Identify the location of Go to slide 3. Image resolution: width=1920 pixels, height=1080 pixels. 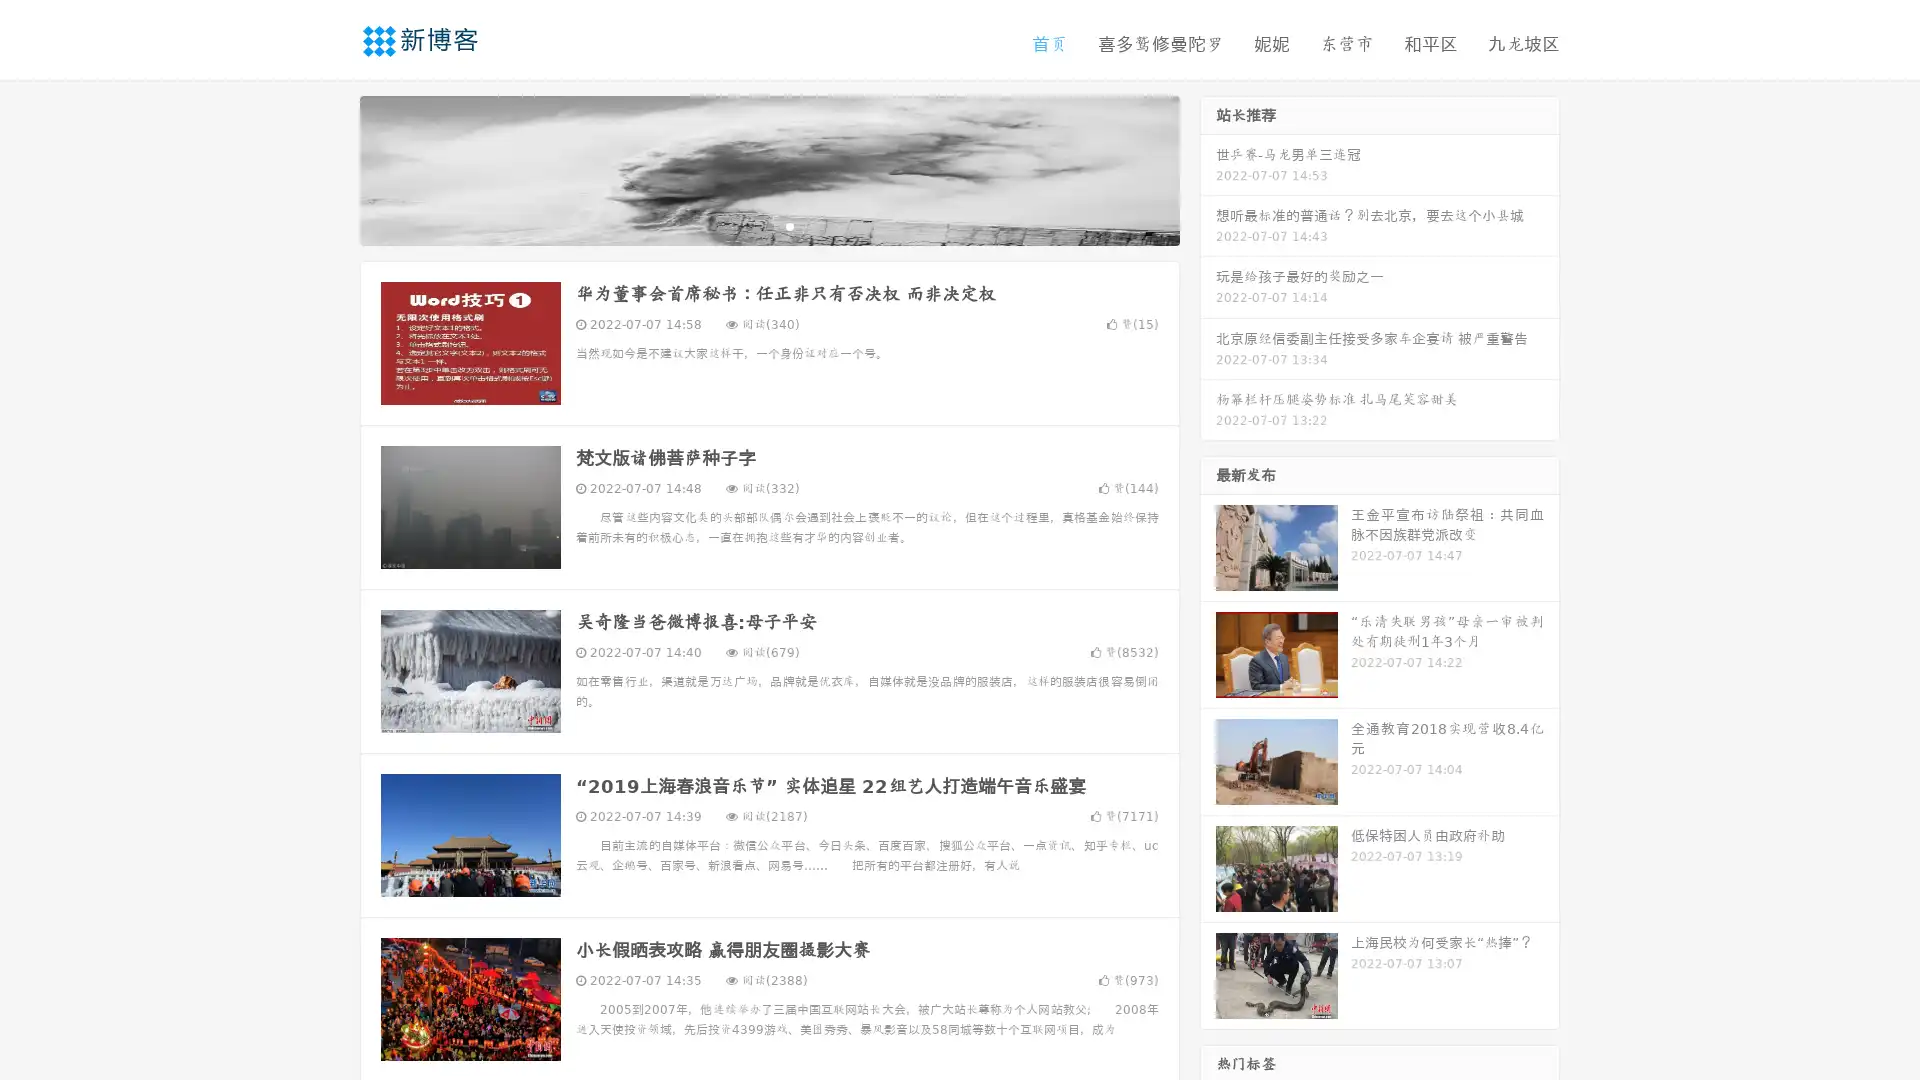
(789, 225).